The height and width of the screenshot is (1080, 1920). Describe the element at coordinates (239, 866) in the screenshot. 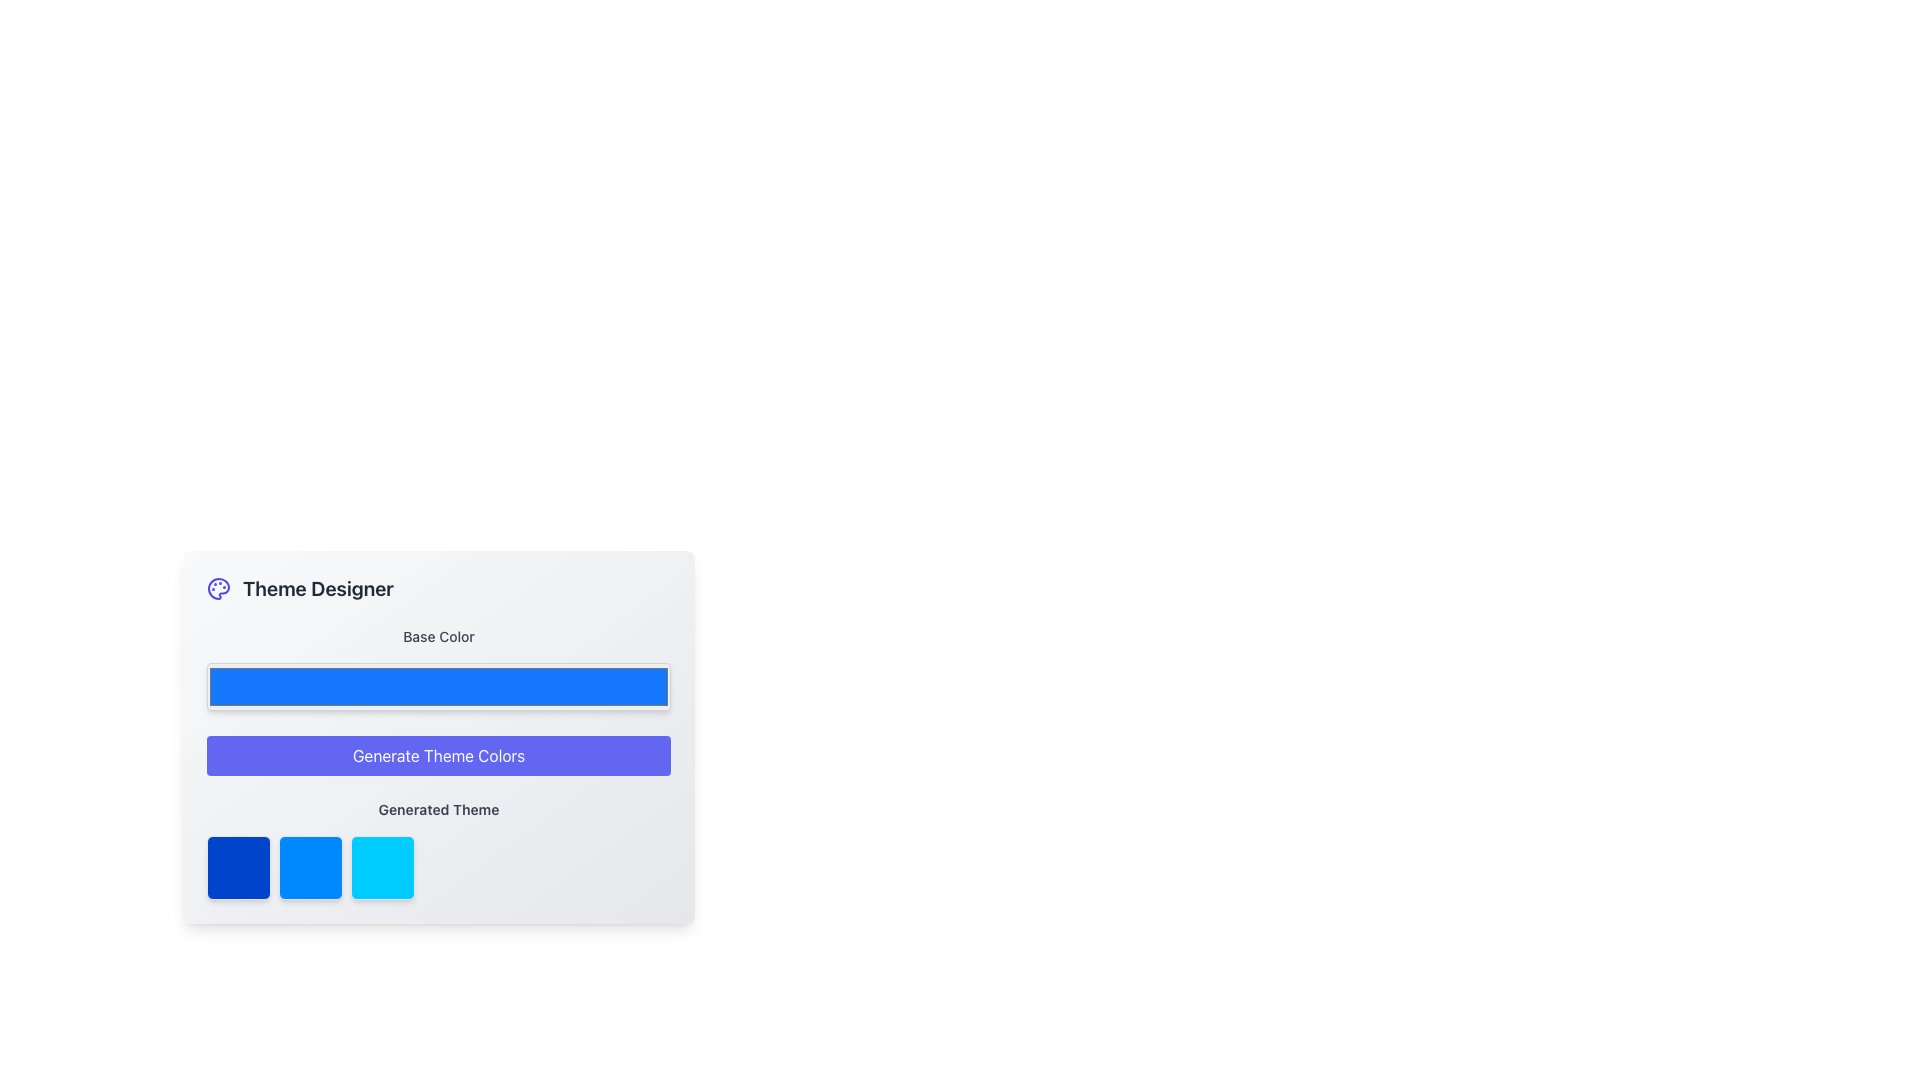

I see `the first static visual box in the 'Generated Theme' section, located beneath the 'Generate Theme Colors' button` at that location.